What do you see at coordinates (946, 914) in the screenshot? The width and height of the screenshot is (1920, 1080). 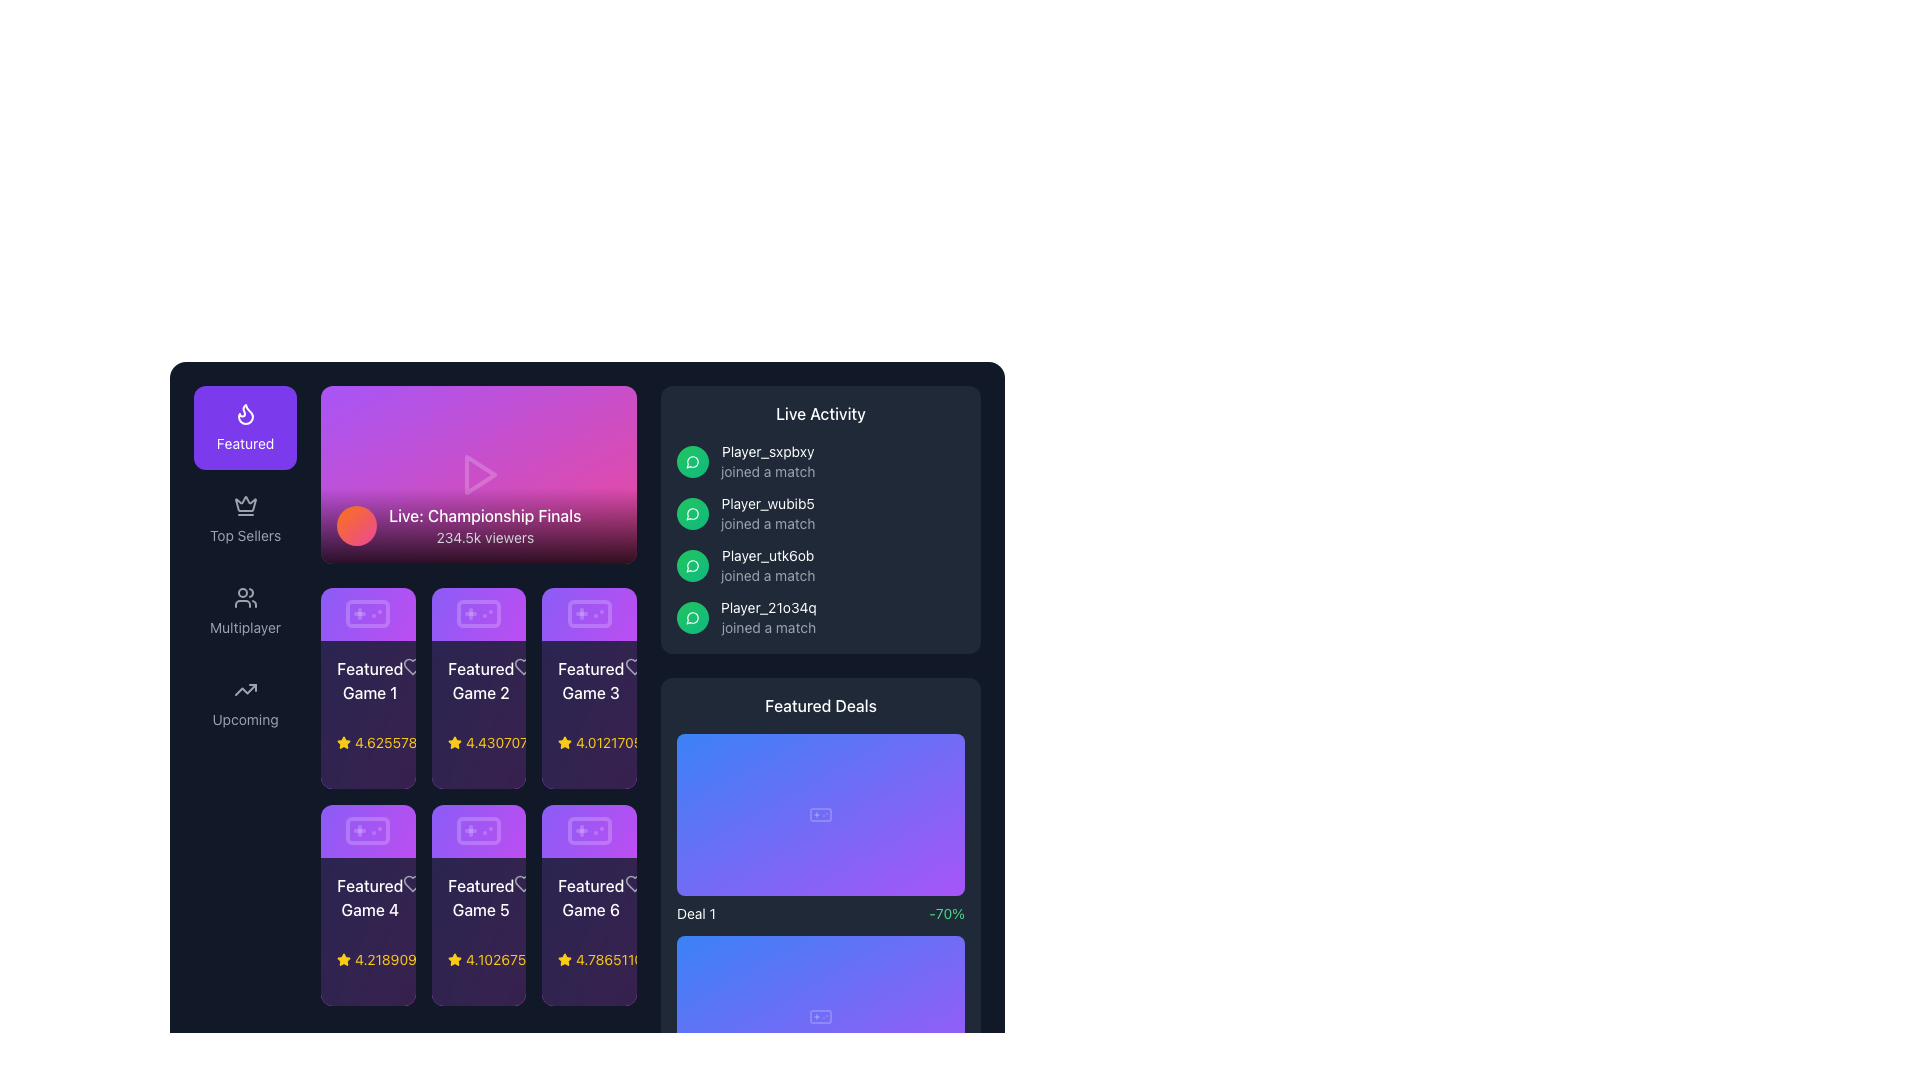 I see `the green text label displaying the discount '-70%' located to the right of 'Deal 1' in the bottom area of the 'Featured Deals' section` at bounding box center [946, 914].